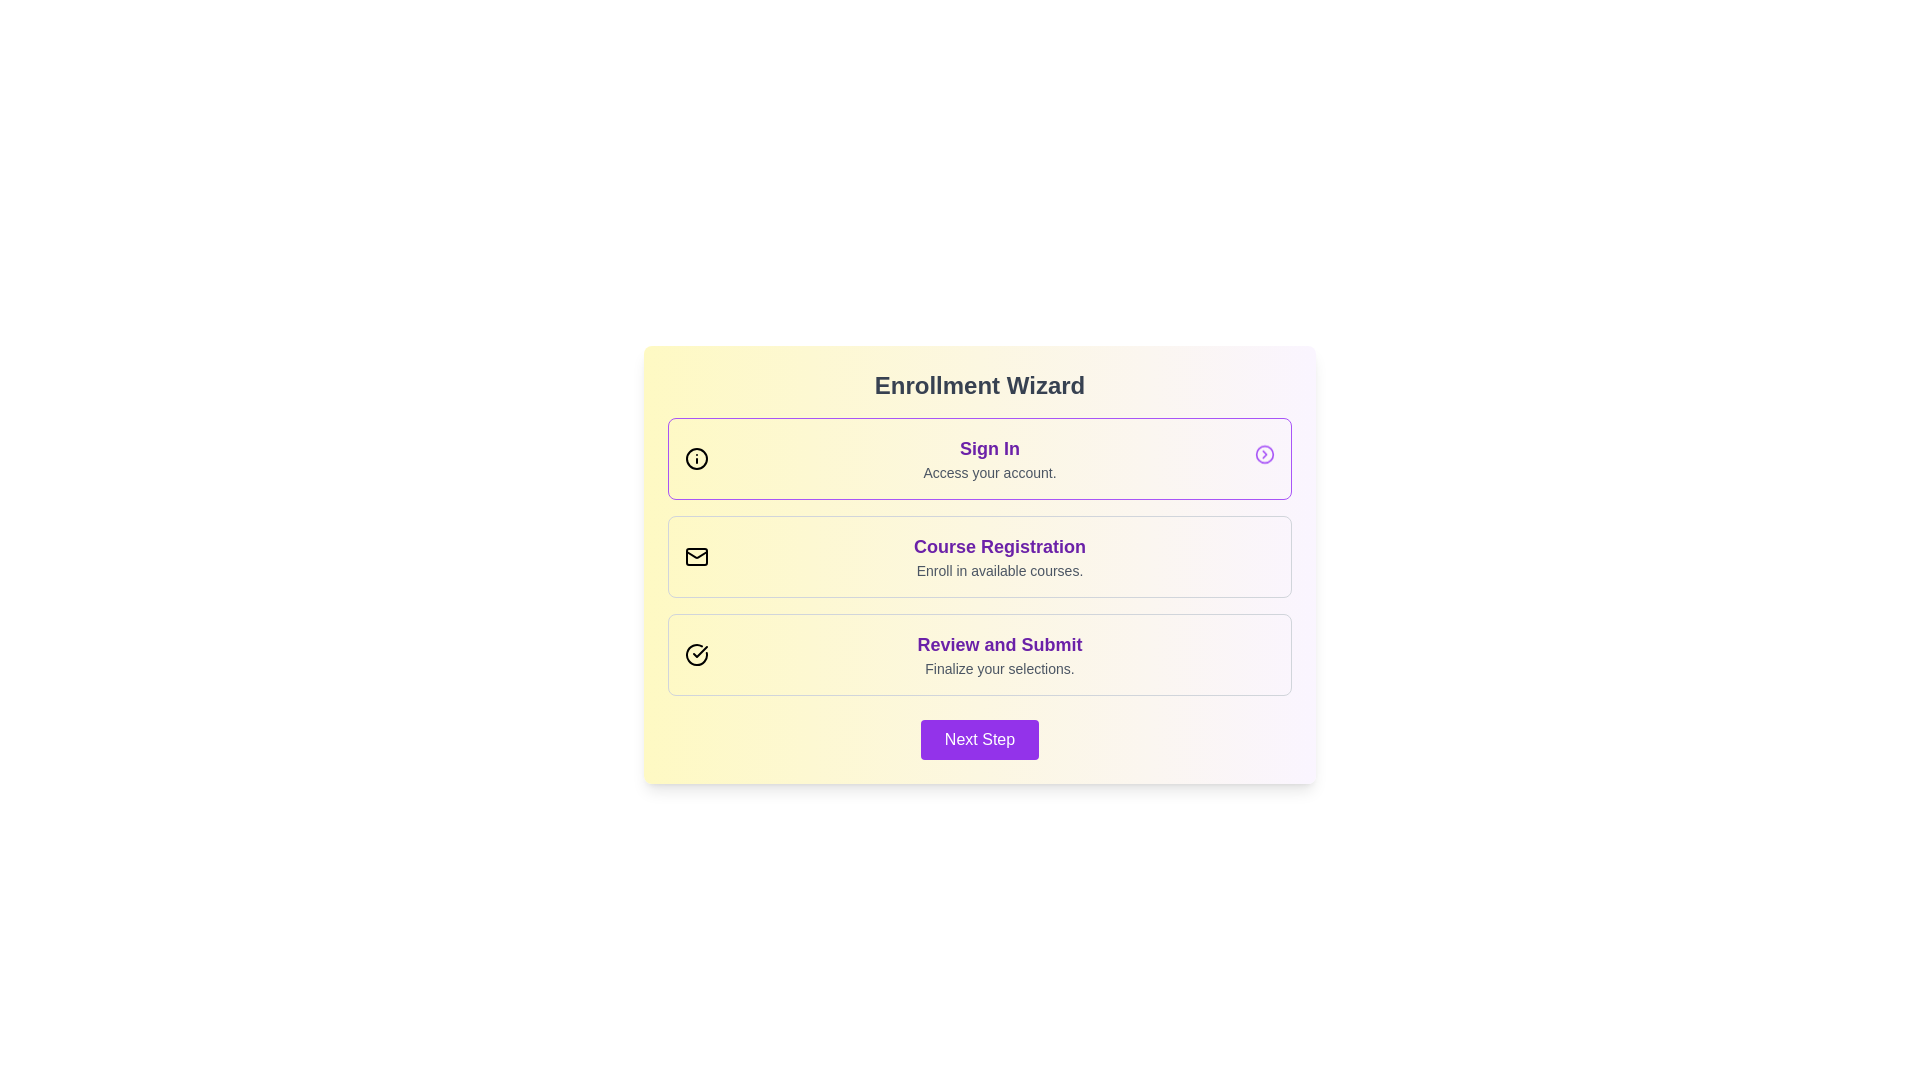 The height and width of the screenshot is (1080, 1920). I want to click on the title text label for the first section of the enrollment process interface, which is centrally located within a panel with a purple border, so click(989, 447).